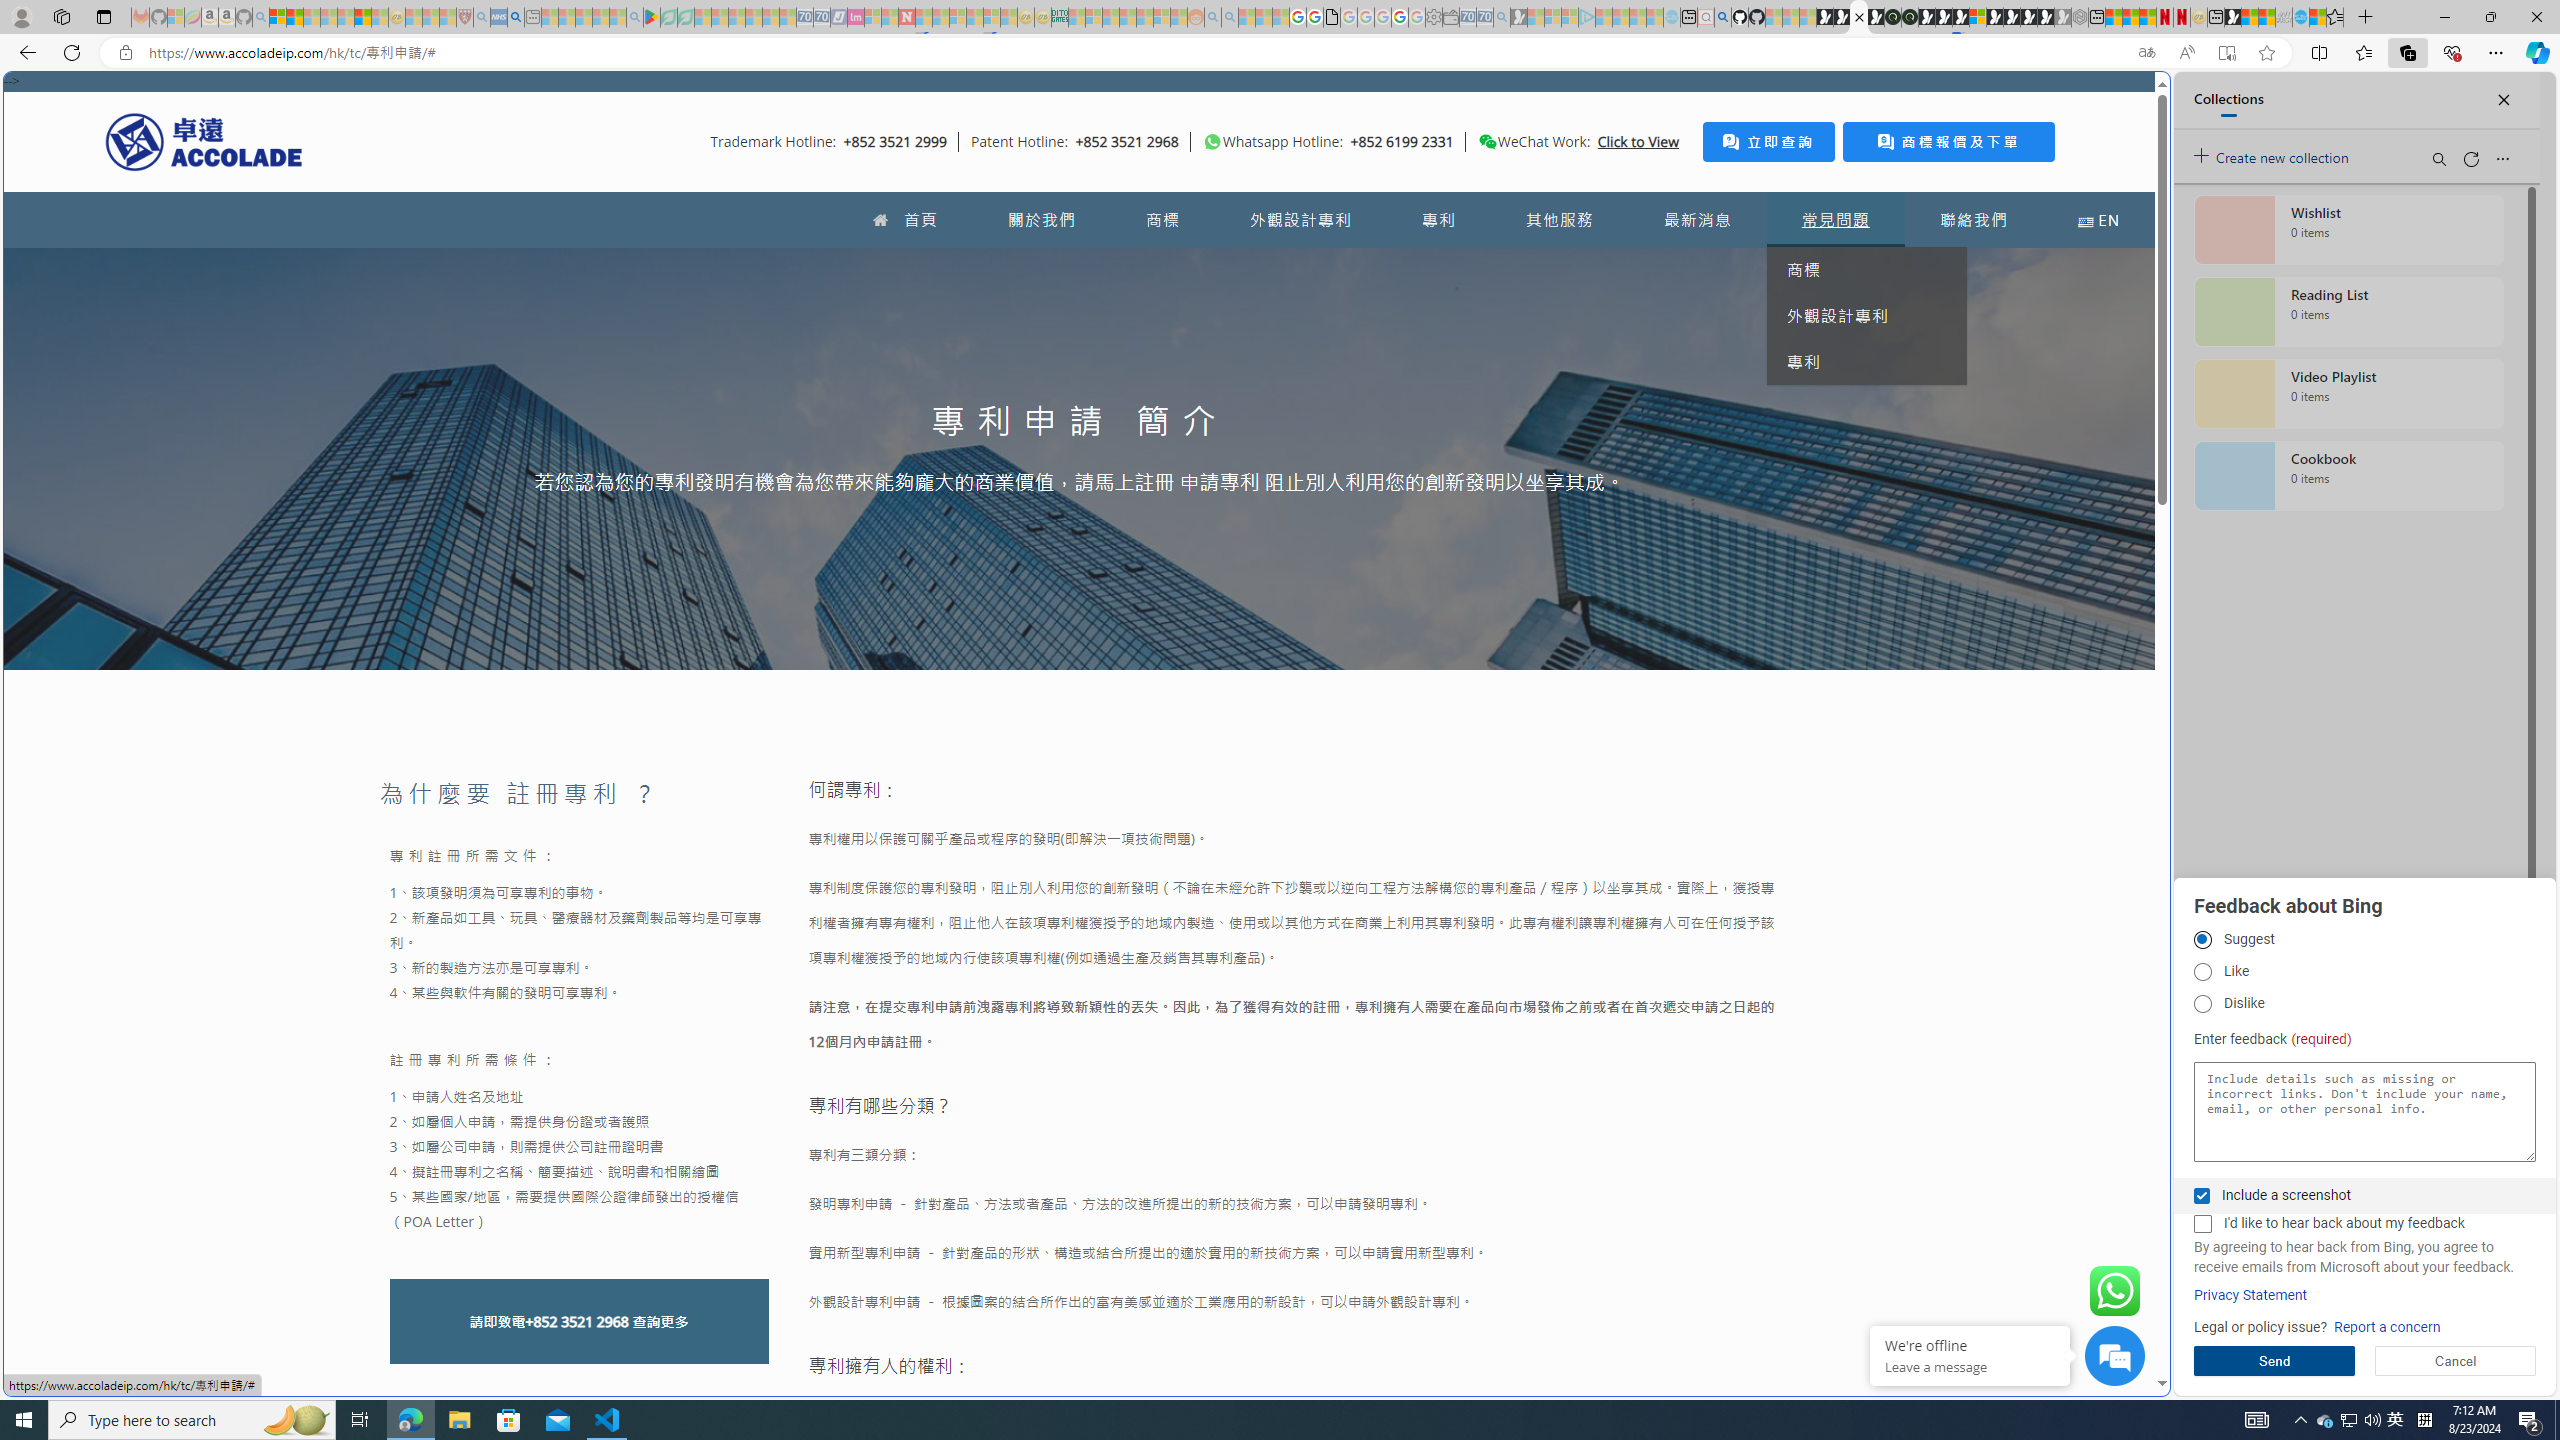 The image size is (2560, 1440). Describe the element at coordinates (2201, 1223) in the screenshot. I see `'I'` at that location.